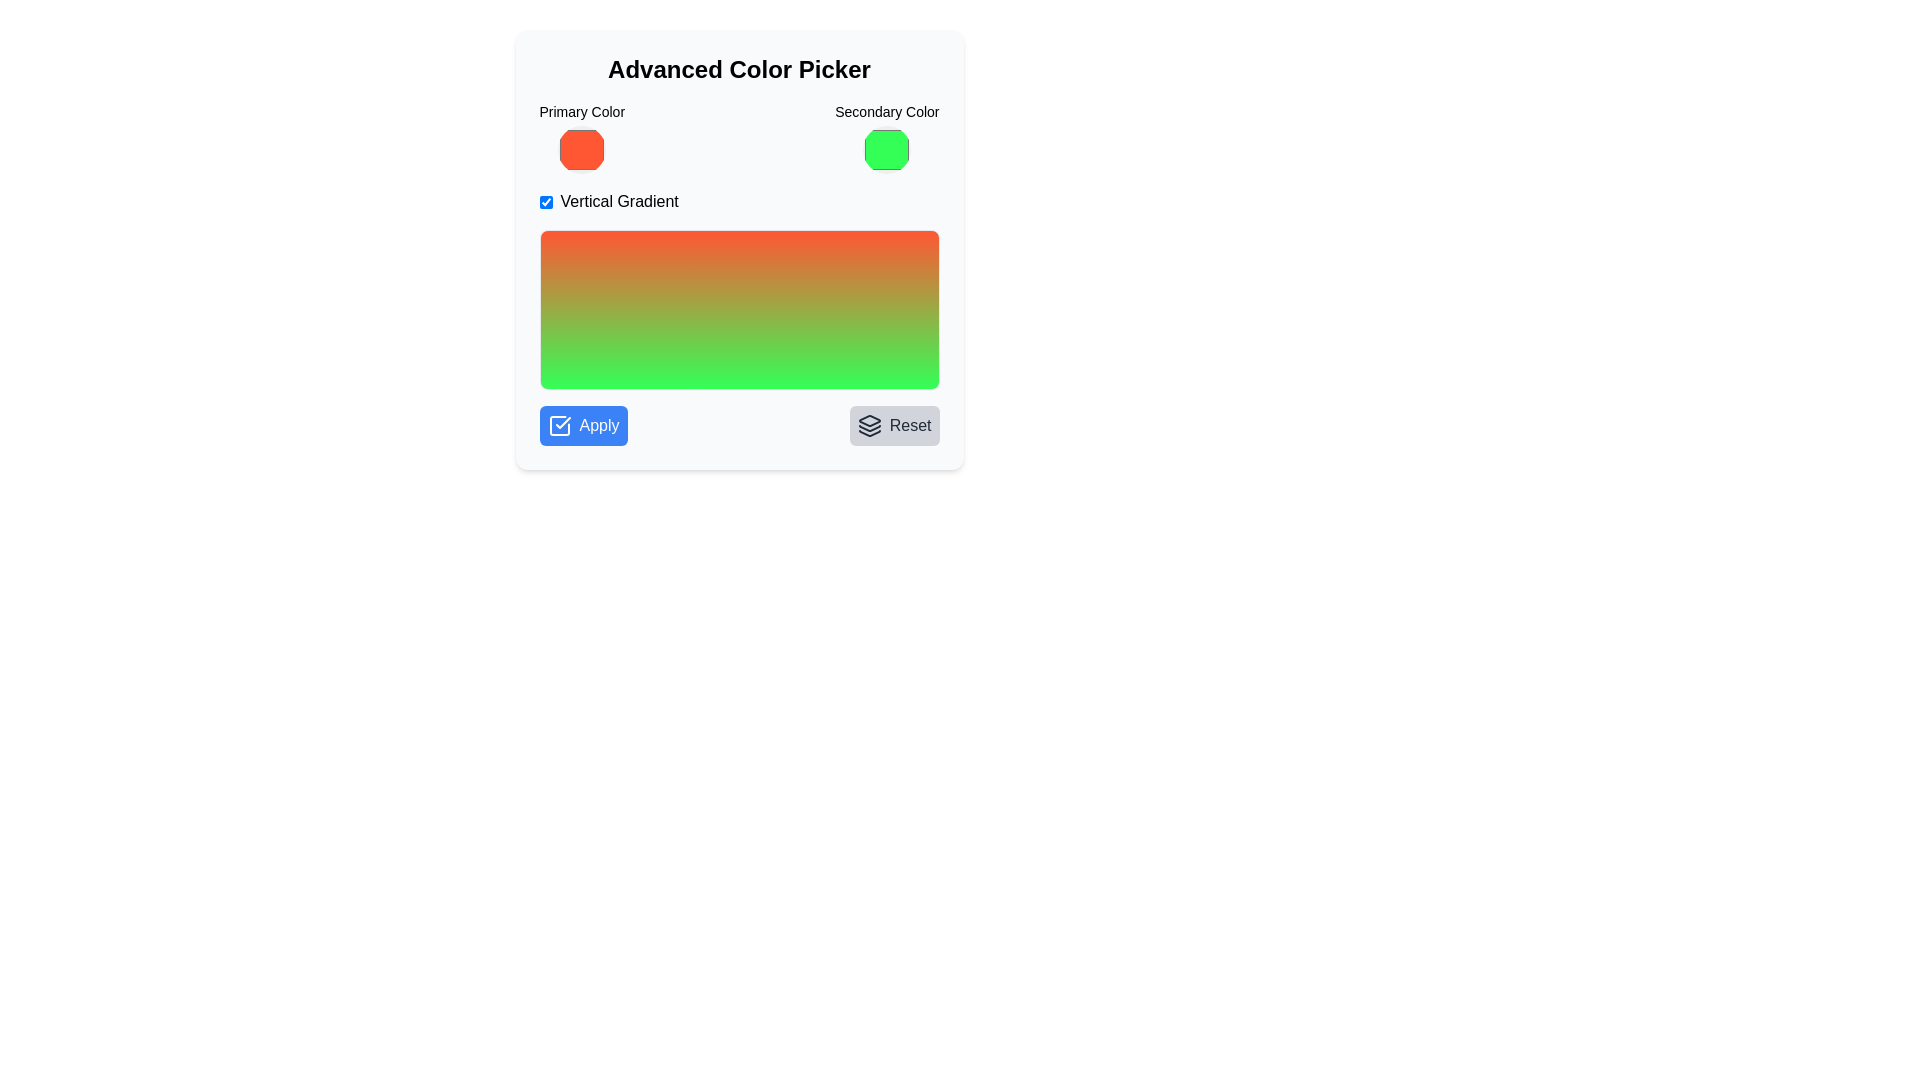  Describe the element at coordinates (886, 111) in the screenshot. I see `the Text Label that describes the color selection feature in the Advanced Color Picker interface, located at the top-right of the section above the circular color display` at that location.